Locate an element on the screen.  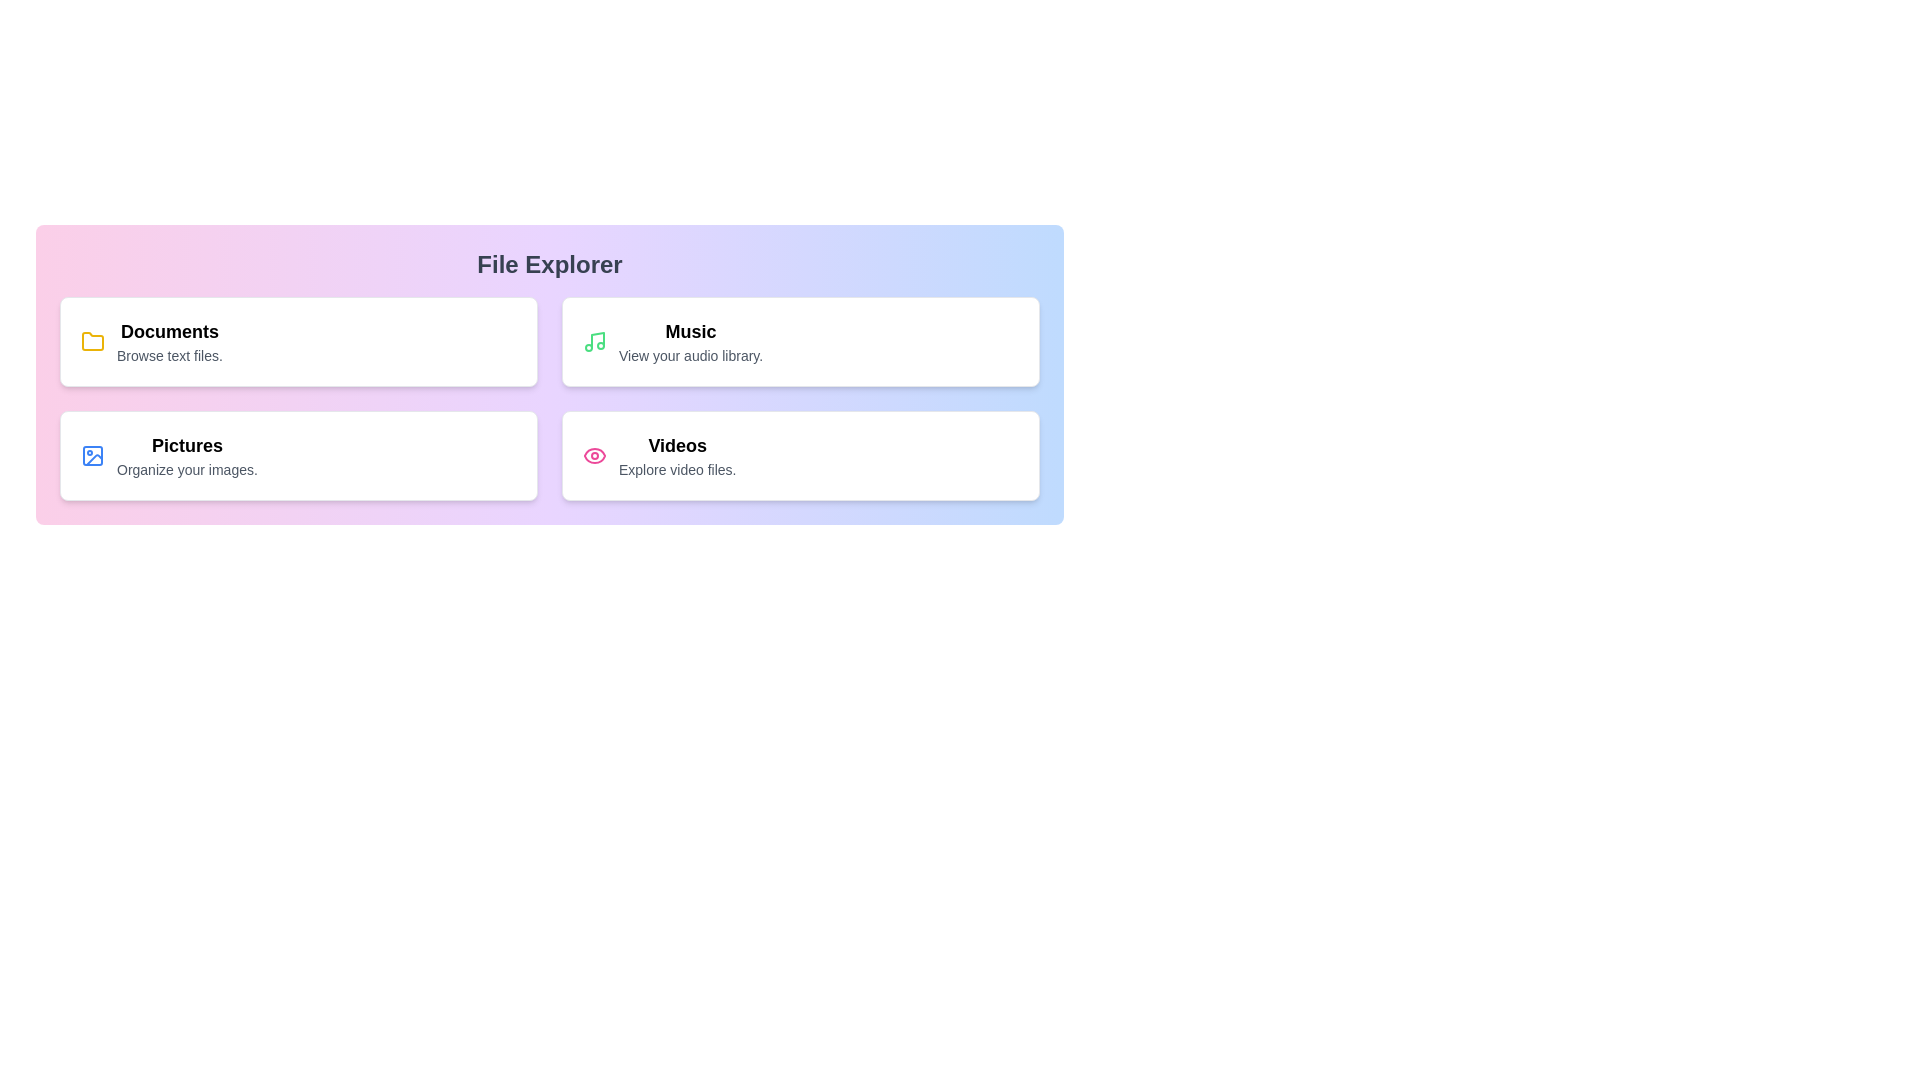
the icon representing Music for better visibility is located at coordinates (594, 341).